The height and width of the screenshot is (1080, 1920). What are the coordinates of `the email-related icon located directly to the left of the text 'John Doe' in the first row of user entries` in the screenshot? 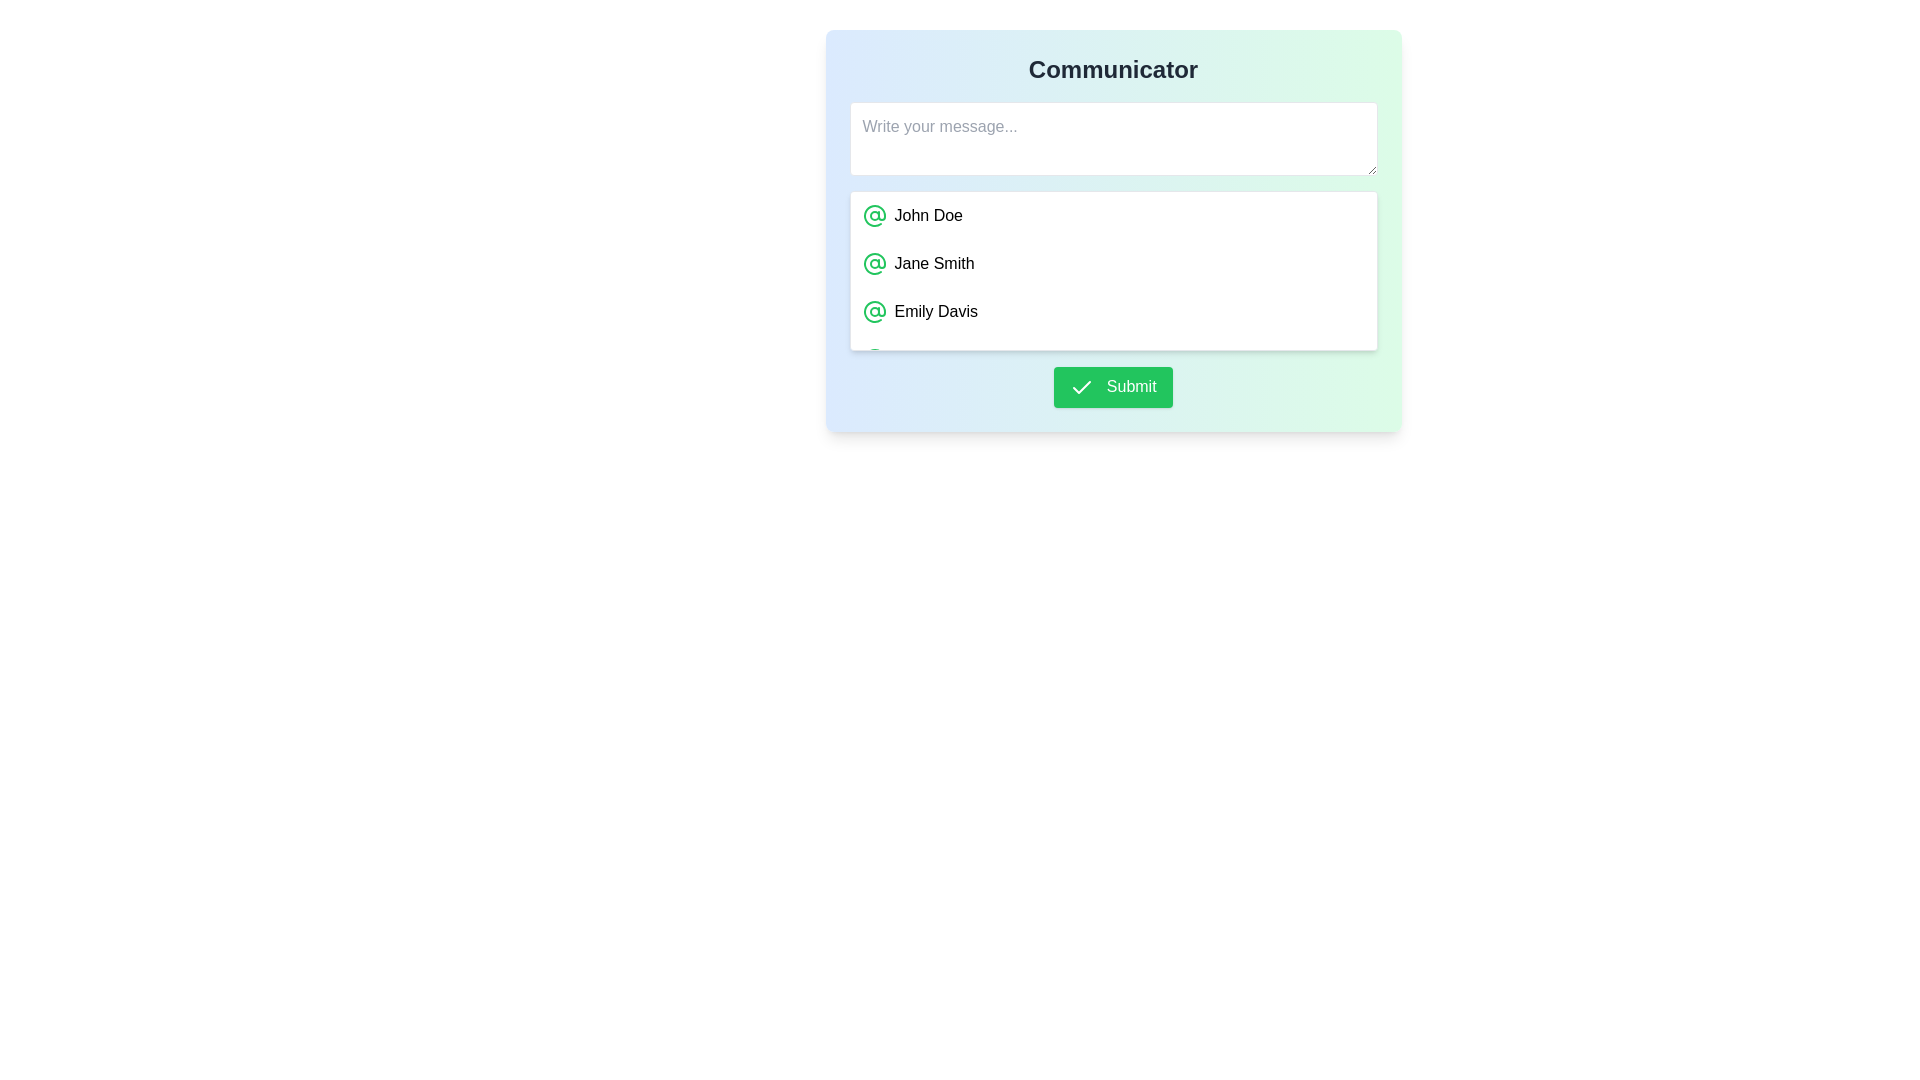 It's located at (874, 216).